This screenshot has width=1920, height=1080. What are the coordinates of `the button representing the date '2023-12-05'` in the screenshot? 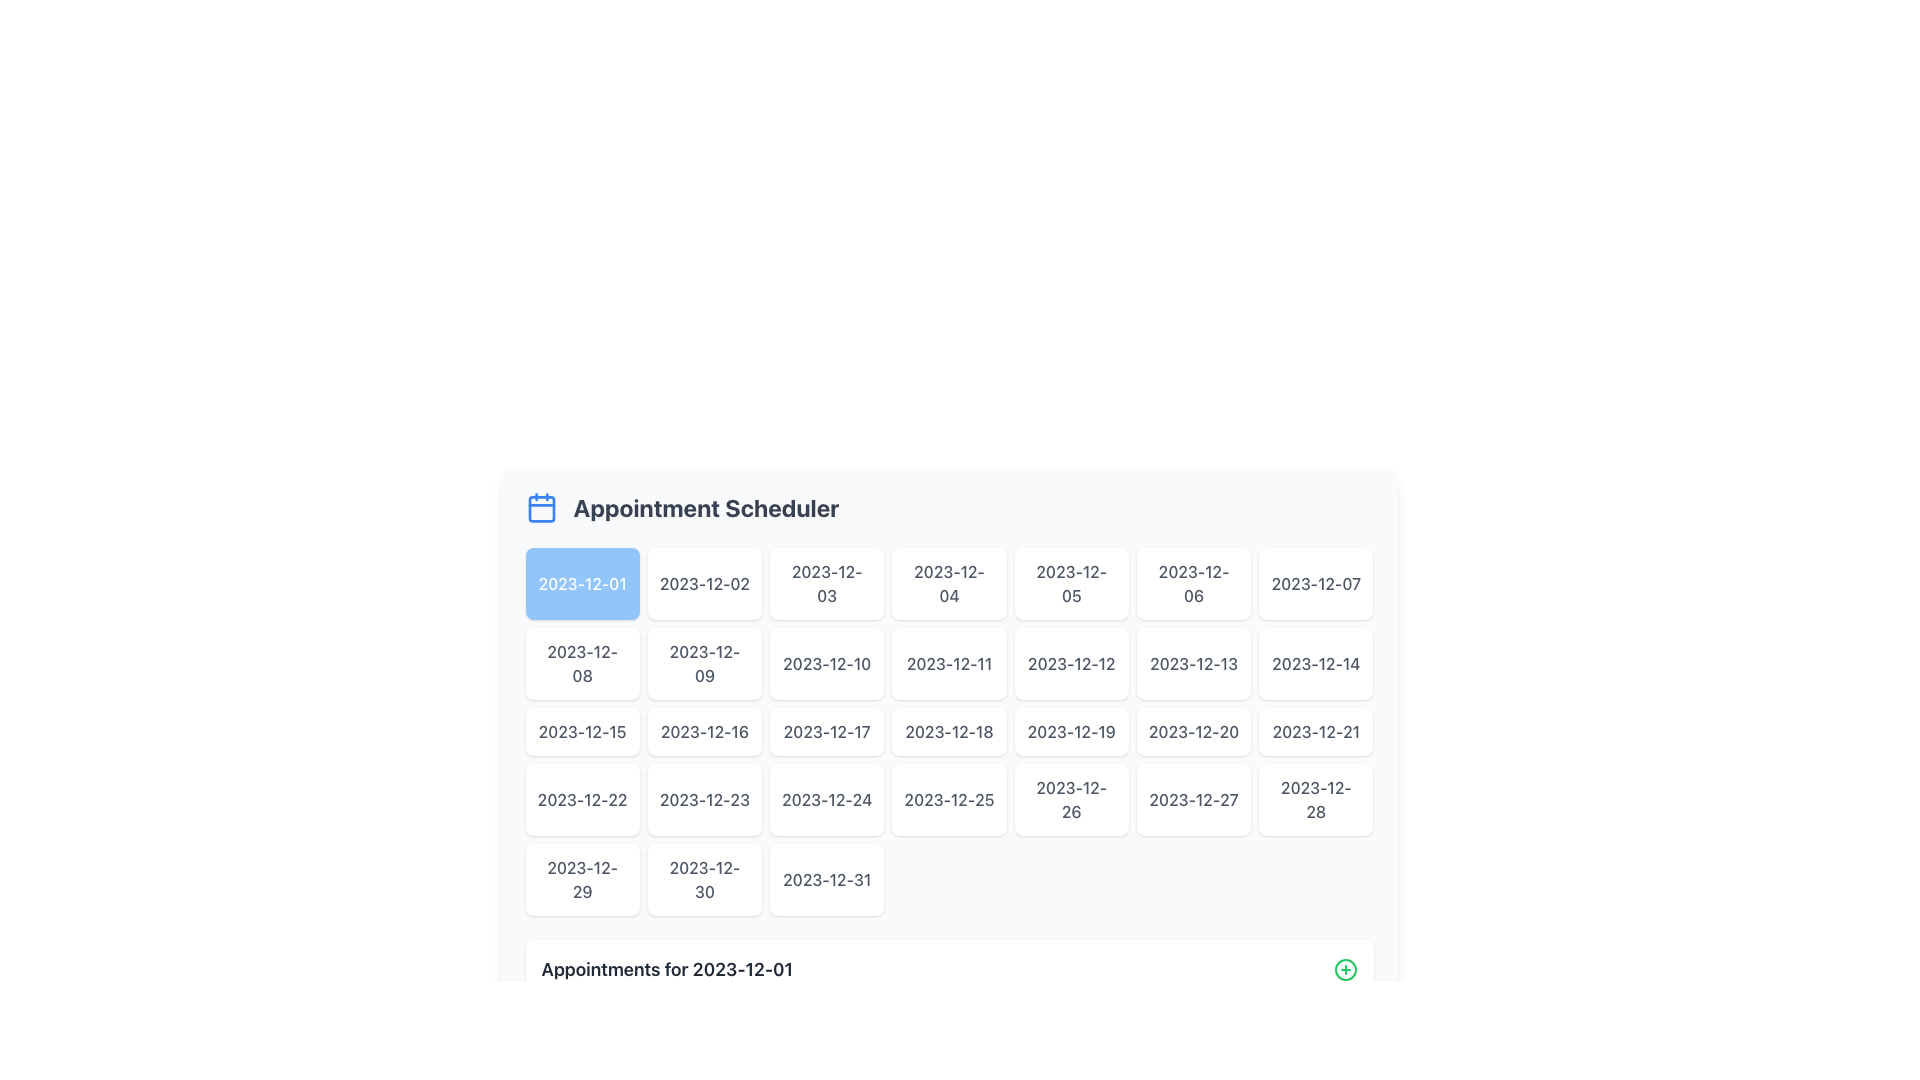 It's located at (1070, 583).